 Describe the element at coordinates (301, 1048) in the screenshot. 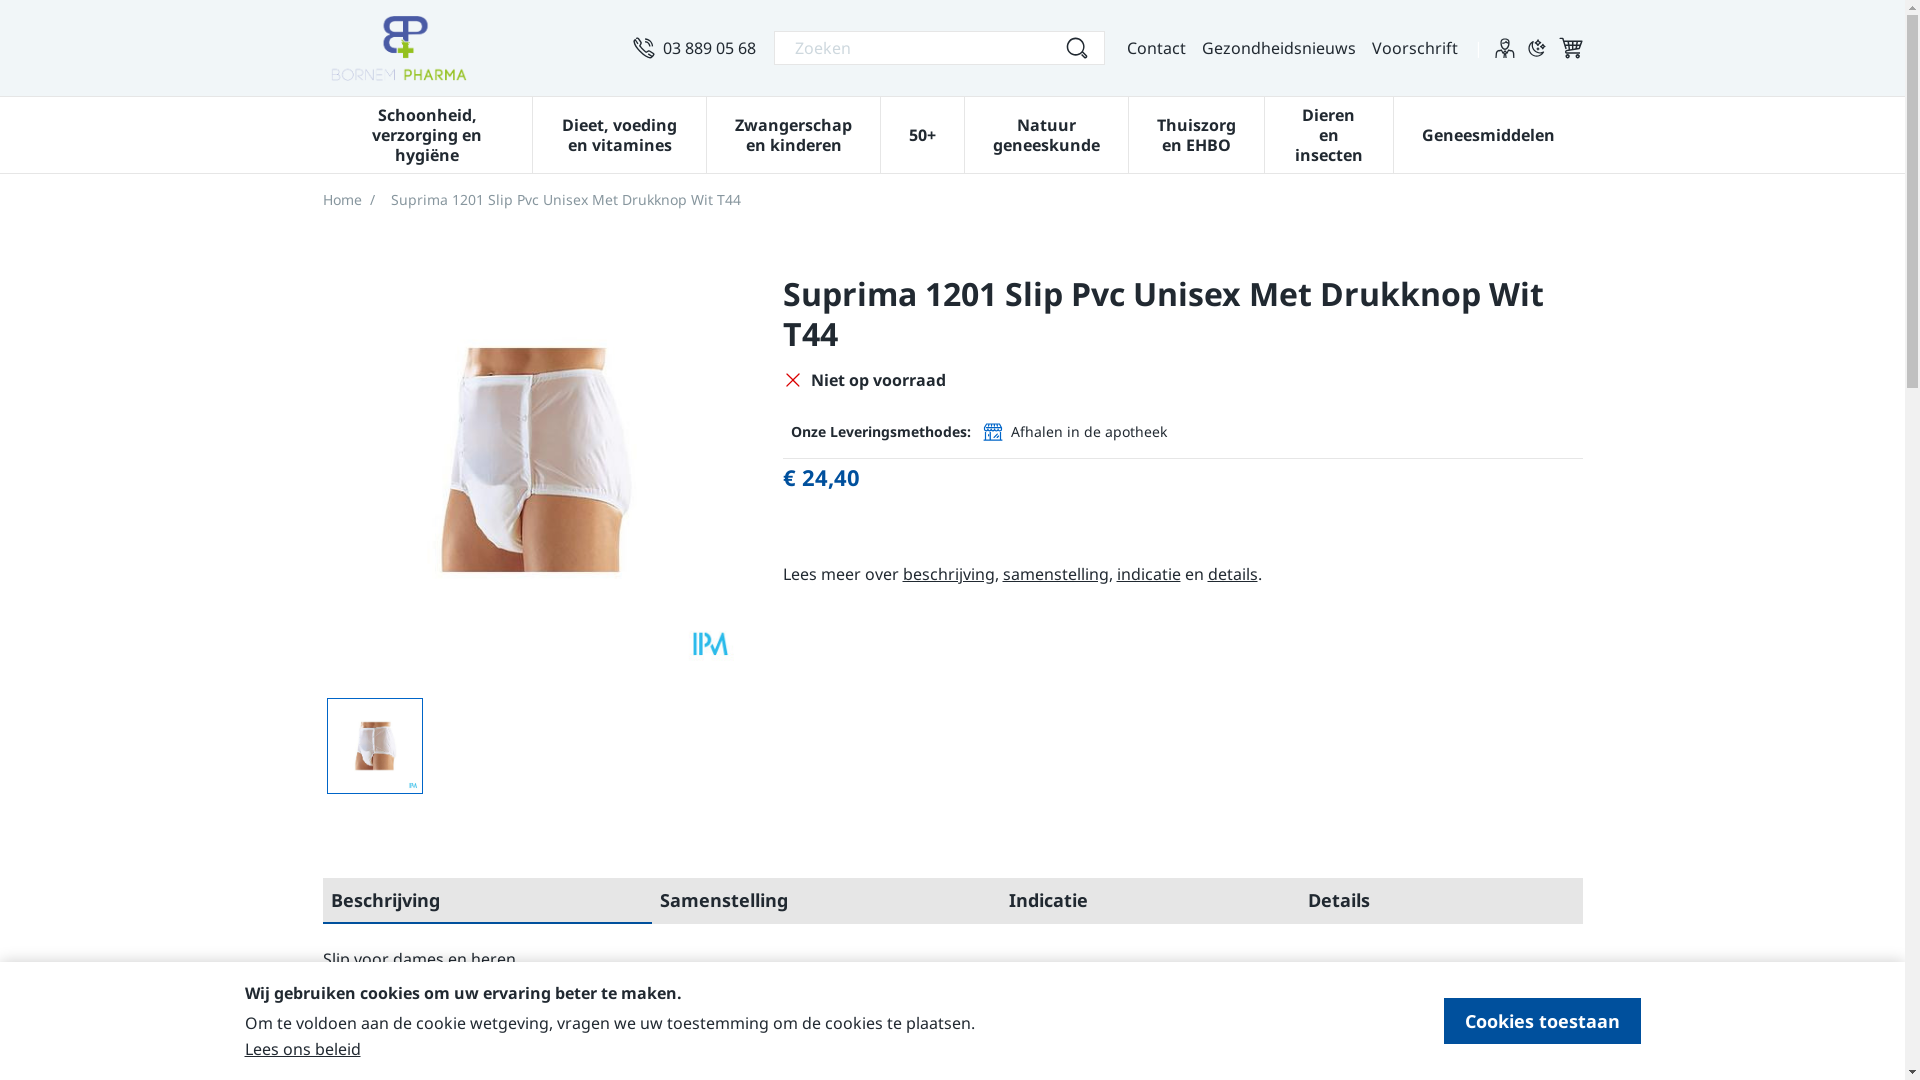

I see `'Lees ons beleid'` at that location.